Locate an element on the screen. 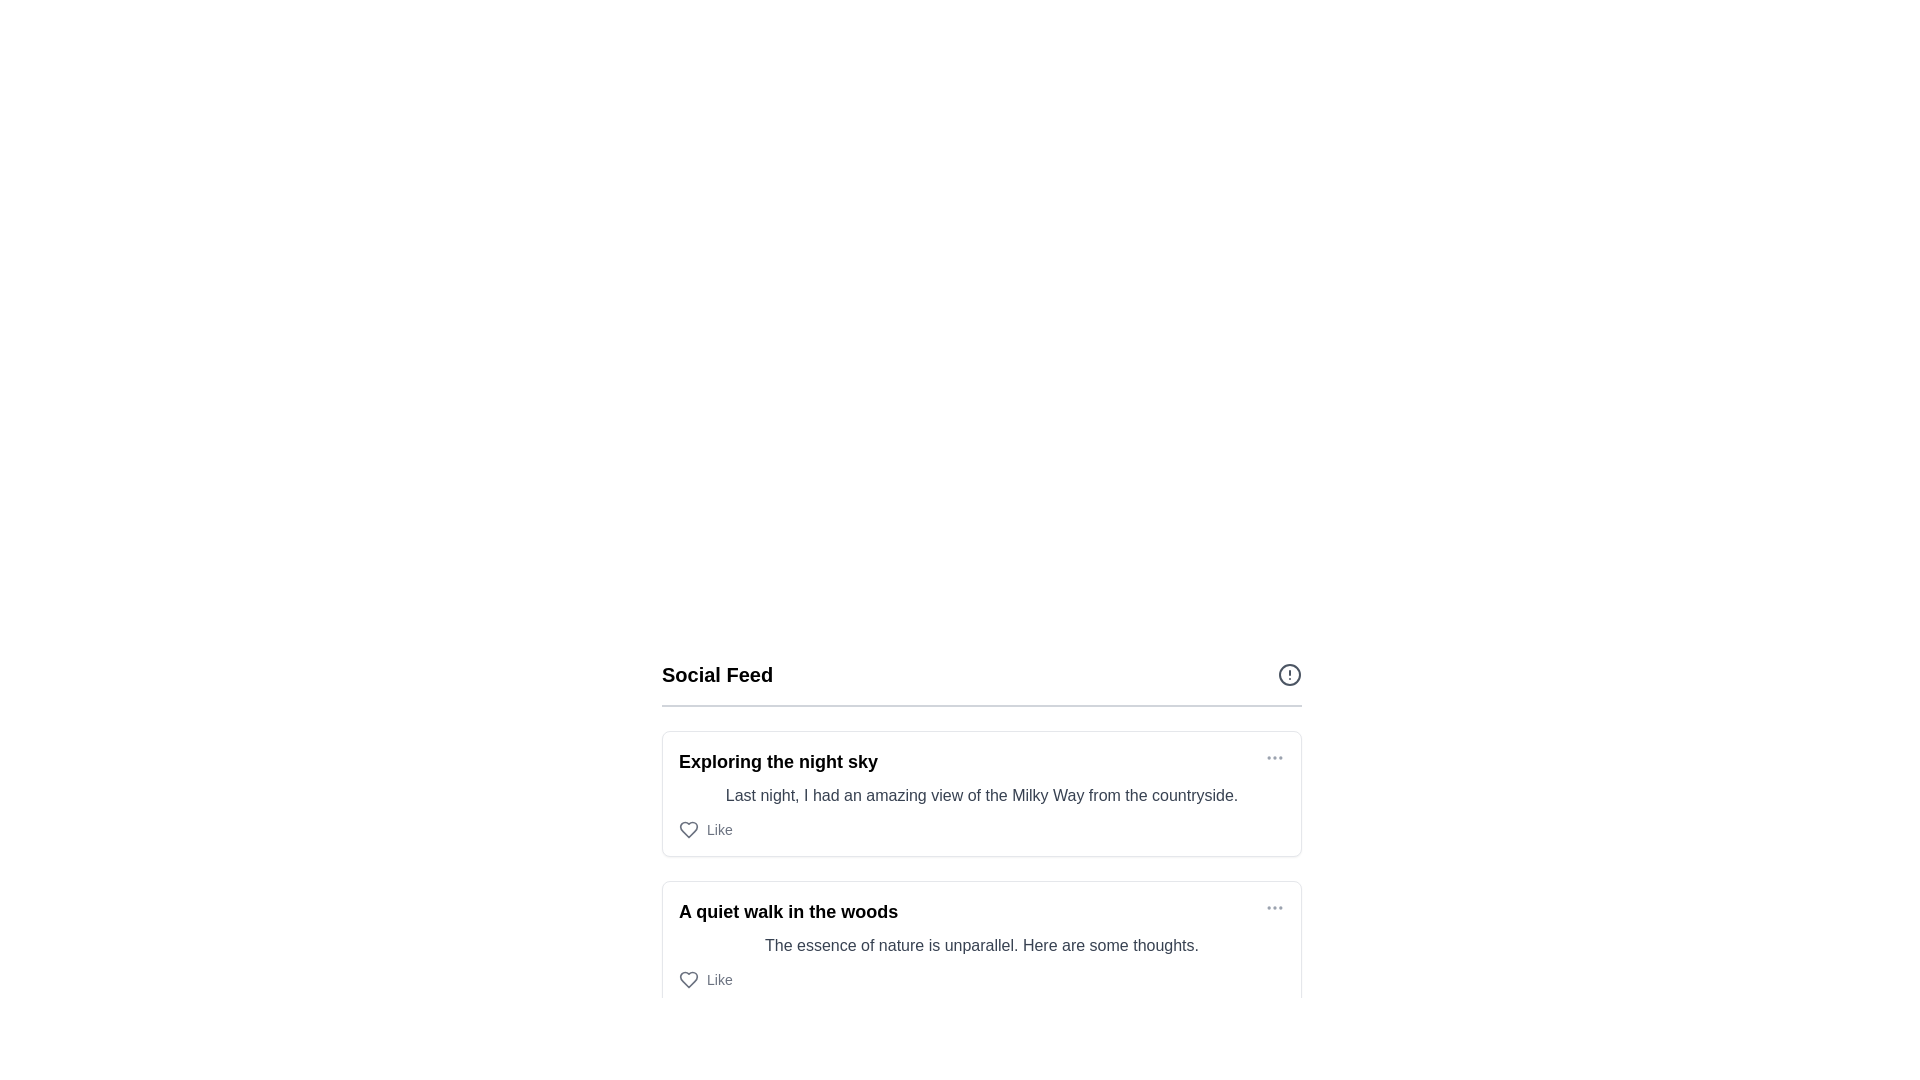 The width and height of the screenshot is (1920, 1080). the heart icon that indicates the 'like' feature, located next to the text 'Like' below the post titled 'Exploring the night sky' is located at coordinates (689, 829).